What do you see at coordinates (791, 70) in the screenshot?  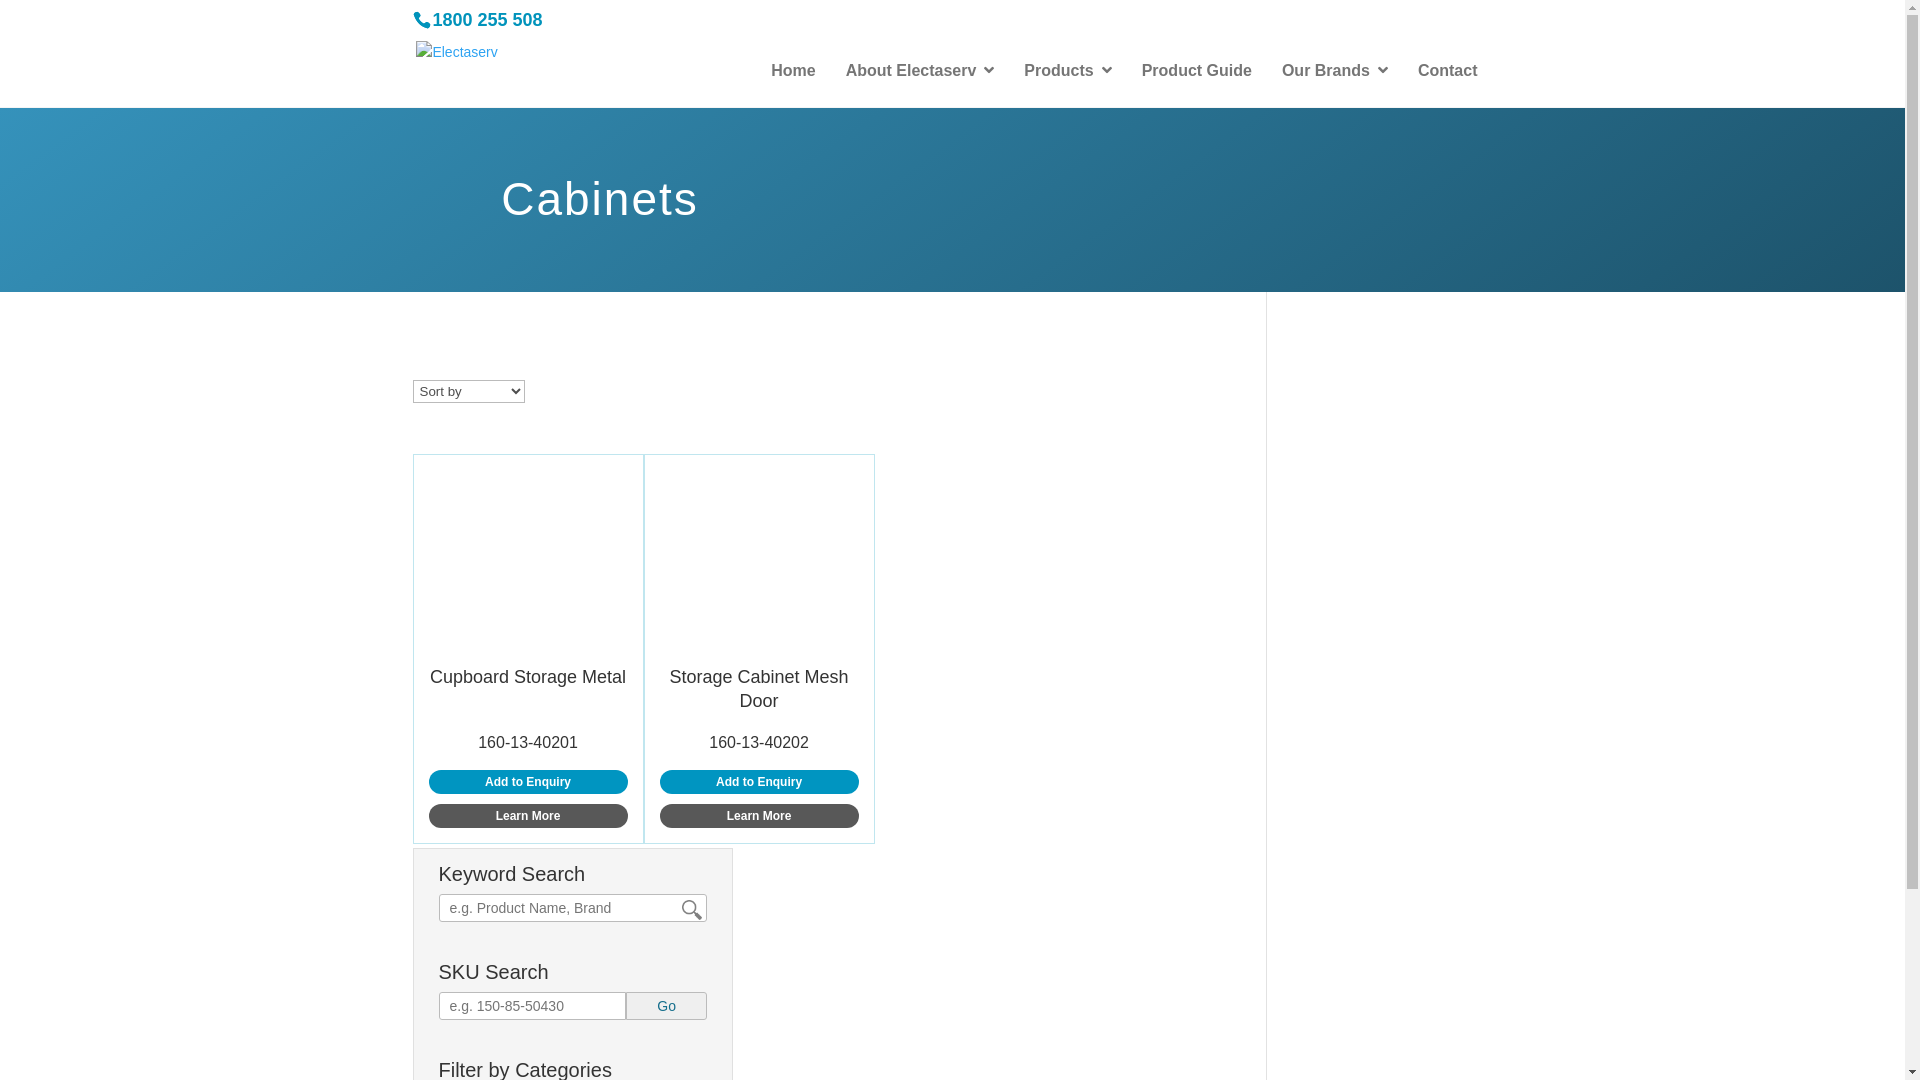 I see `'Home'` at bounding box center [791, 70].